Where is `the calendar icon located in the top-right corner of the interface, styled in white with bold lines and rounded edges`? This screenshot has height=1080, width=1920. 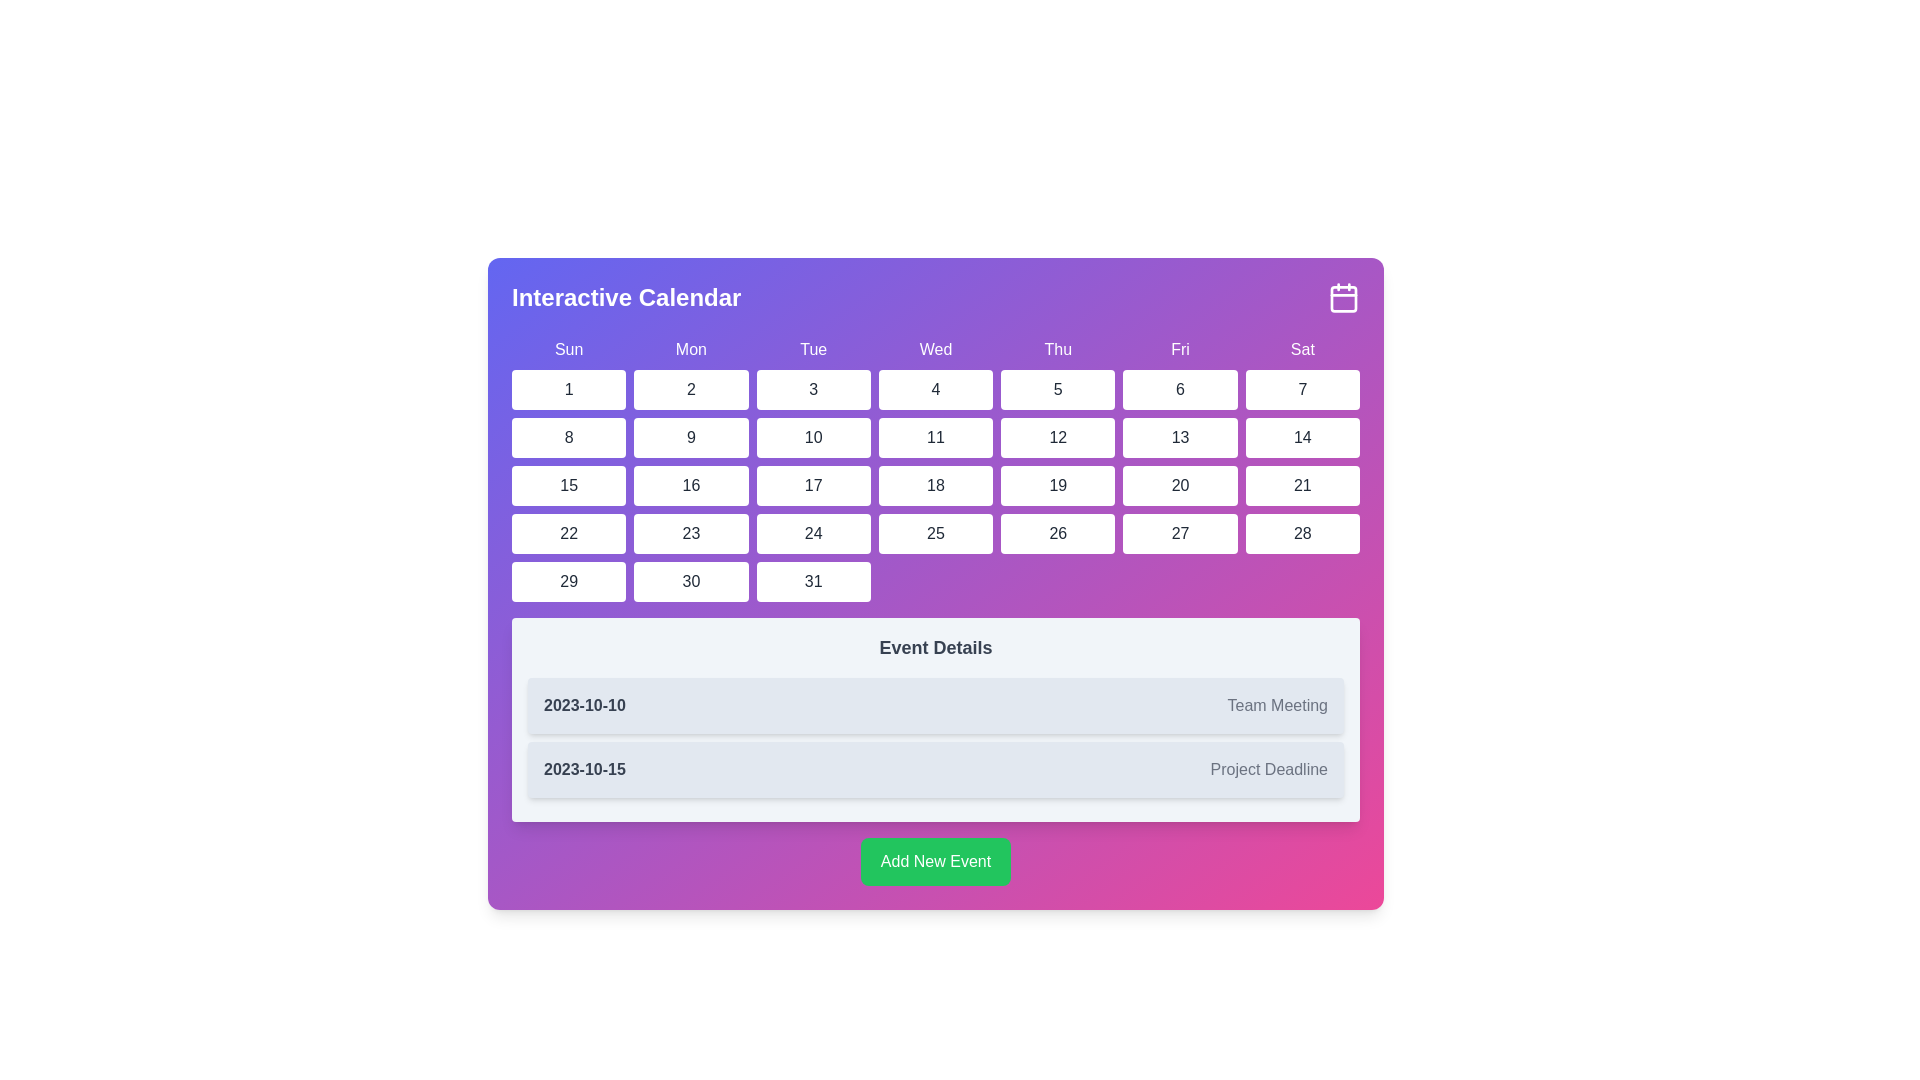 the calendar icon located in the top-right corner of the interface, styled in white with bold lines and rounded edges is located at coordinates (1344, 297).